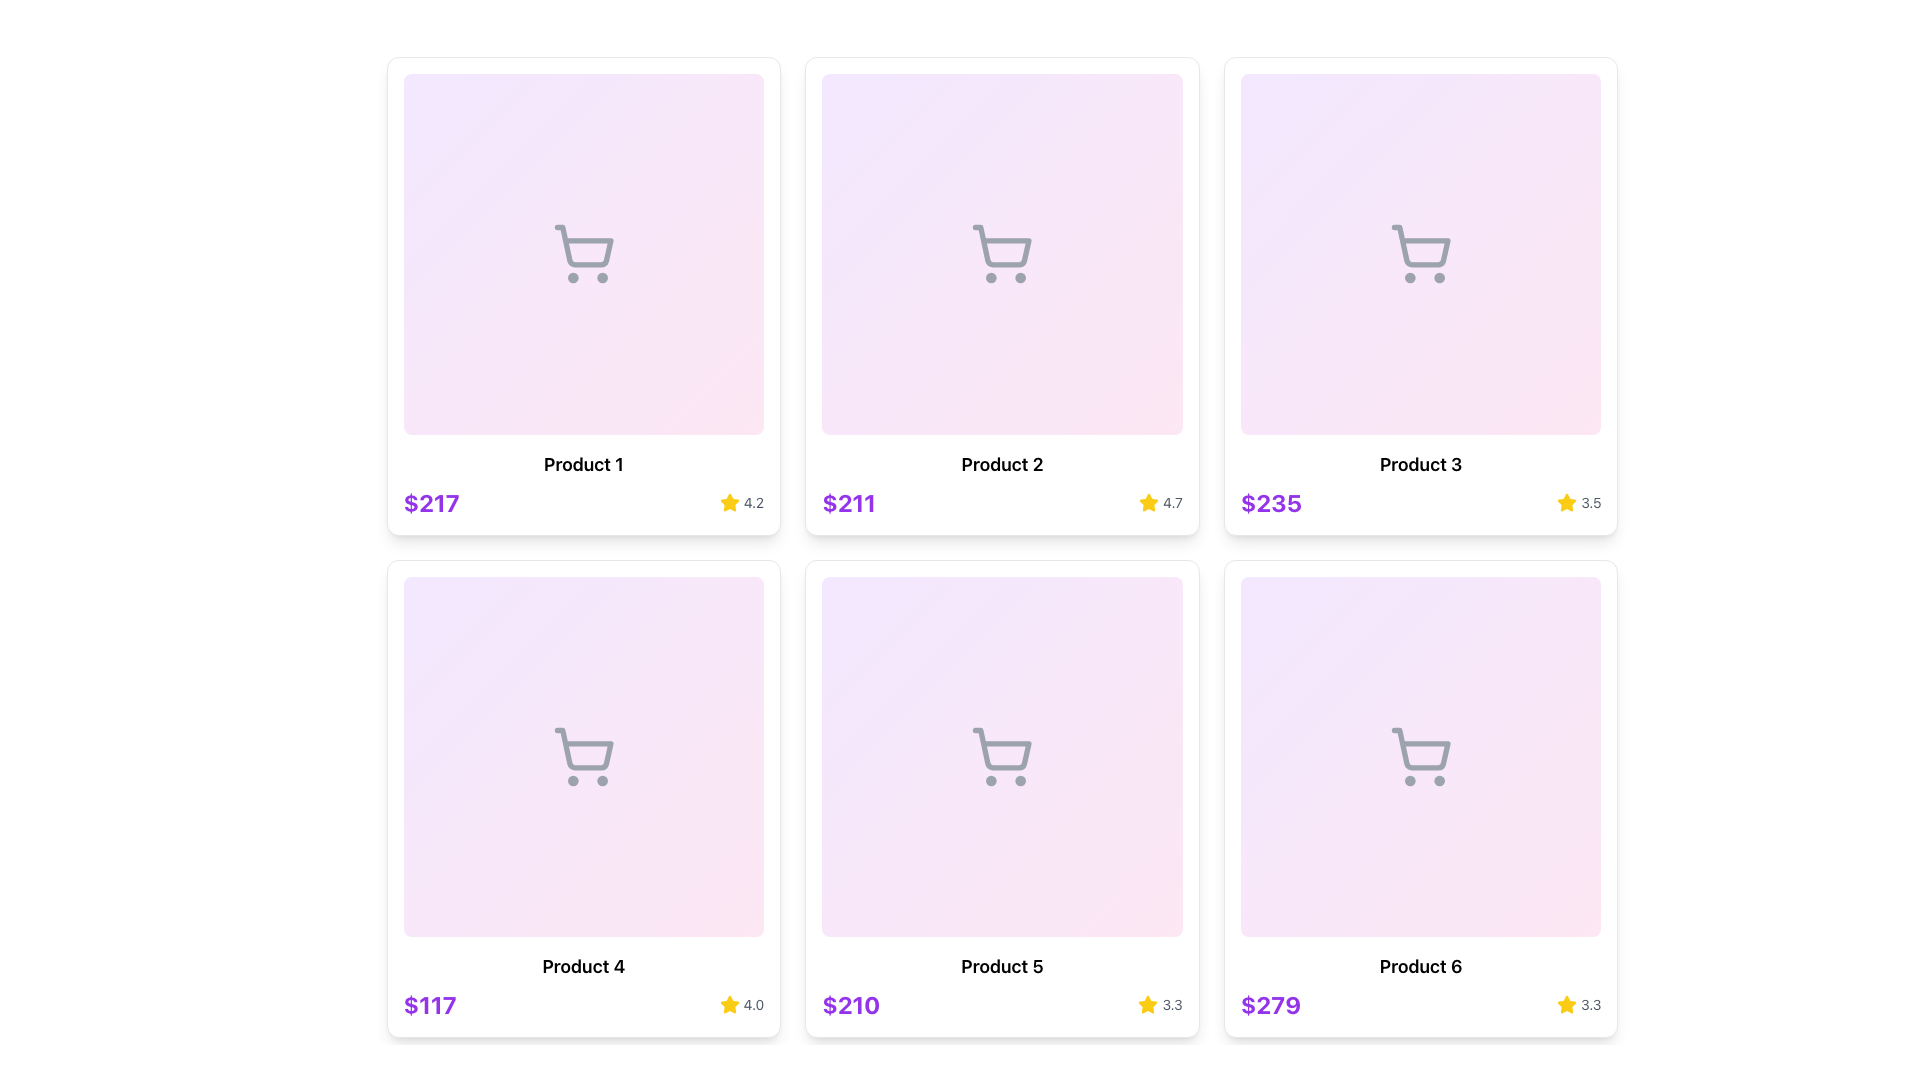 This screenshot has height=1080, width=1920. I want to click on shopping cart icon located centrally on the 'Product 1' card, which is the first card in the first row of products, for visual details, so click(582, 253).